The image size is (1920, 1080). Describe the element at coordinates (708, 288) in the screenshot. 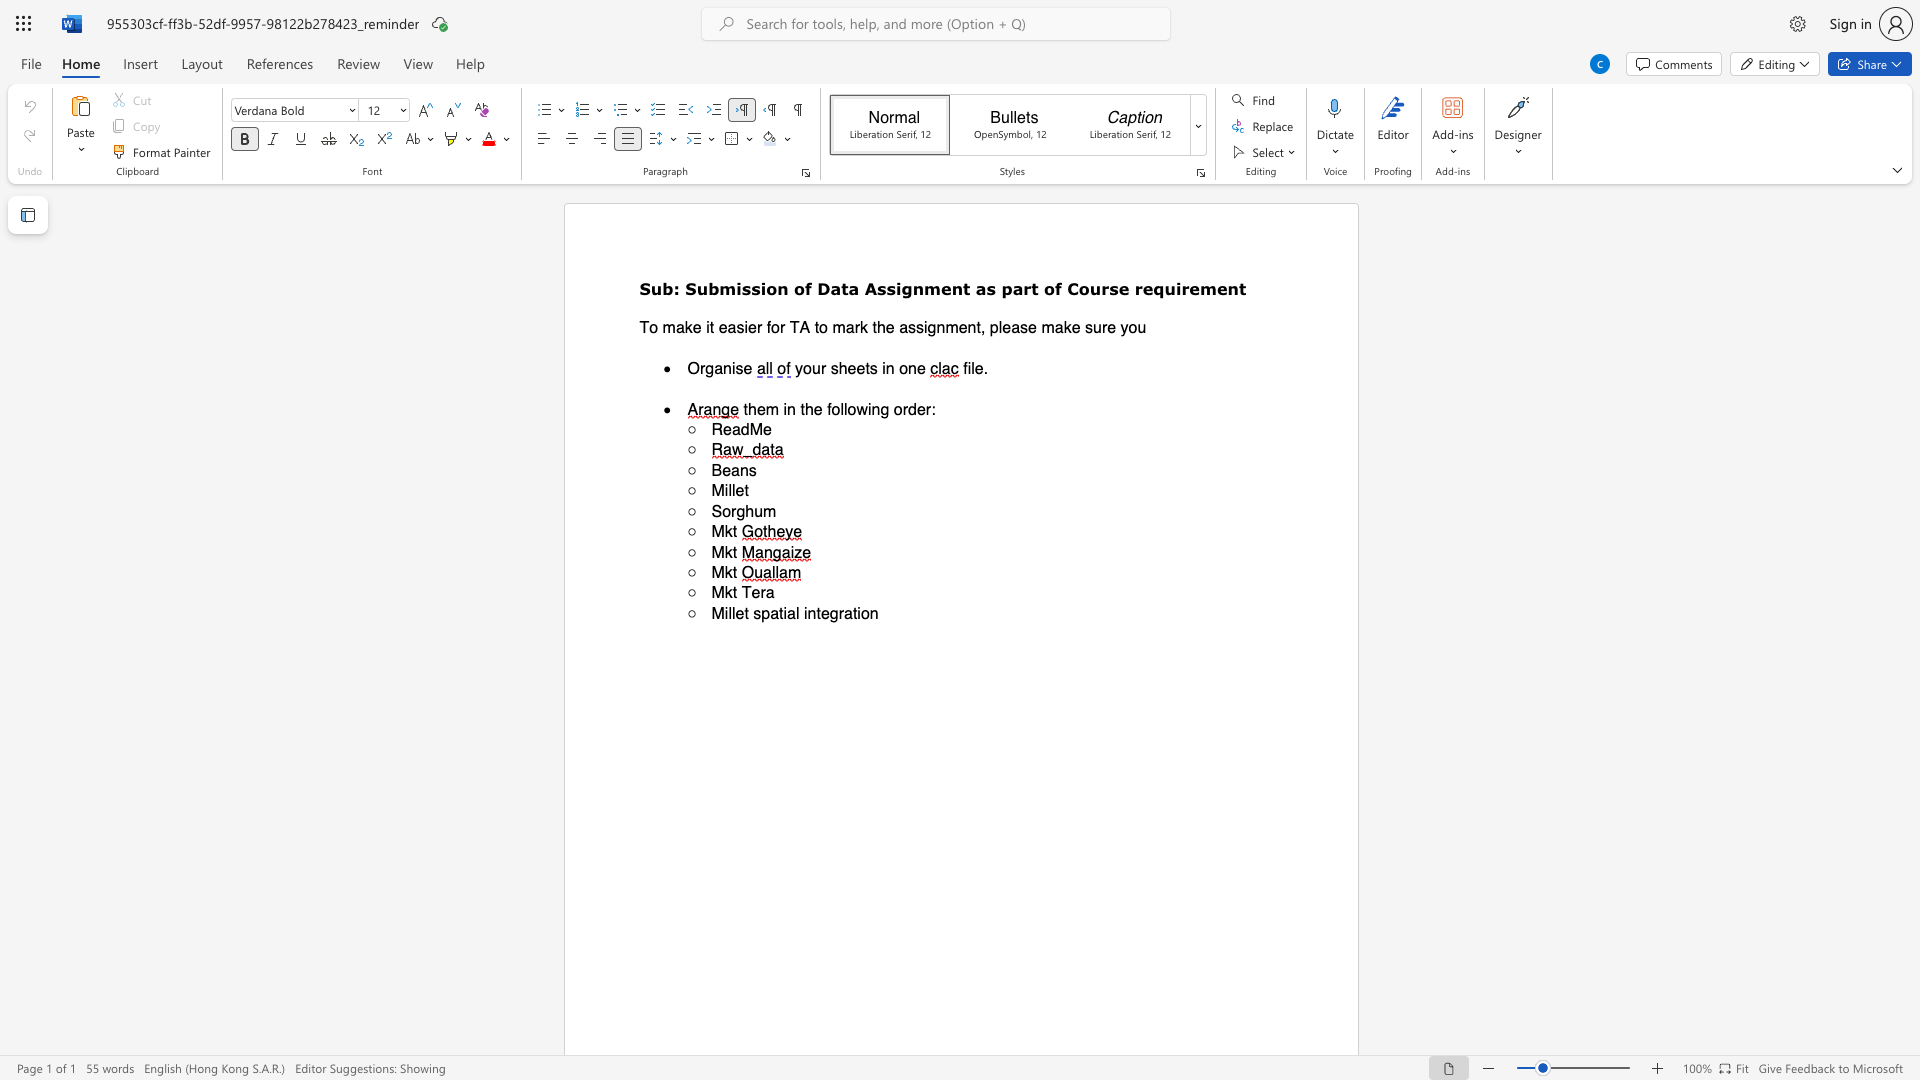

I see `the subset text "bmiss" within the text "Sub: Submission of"` at that location.